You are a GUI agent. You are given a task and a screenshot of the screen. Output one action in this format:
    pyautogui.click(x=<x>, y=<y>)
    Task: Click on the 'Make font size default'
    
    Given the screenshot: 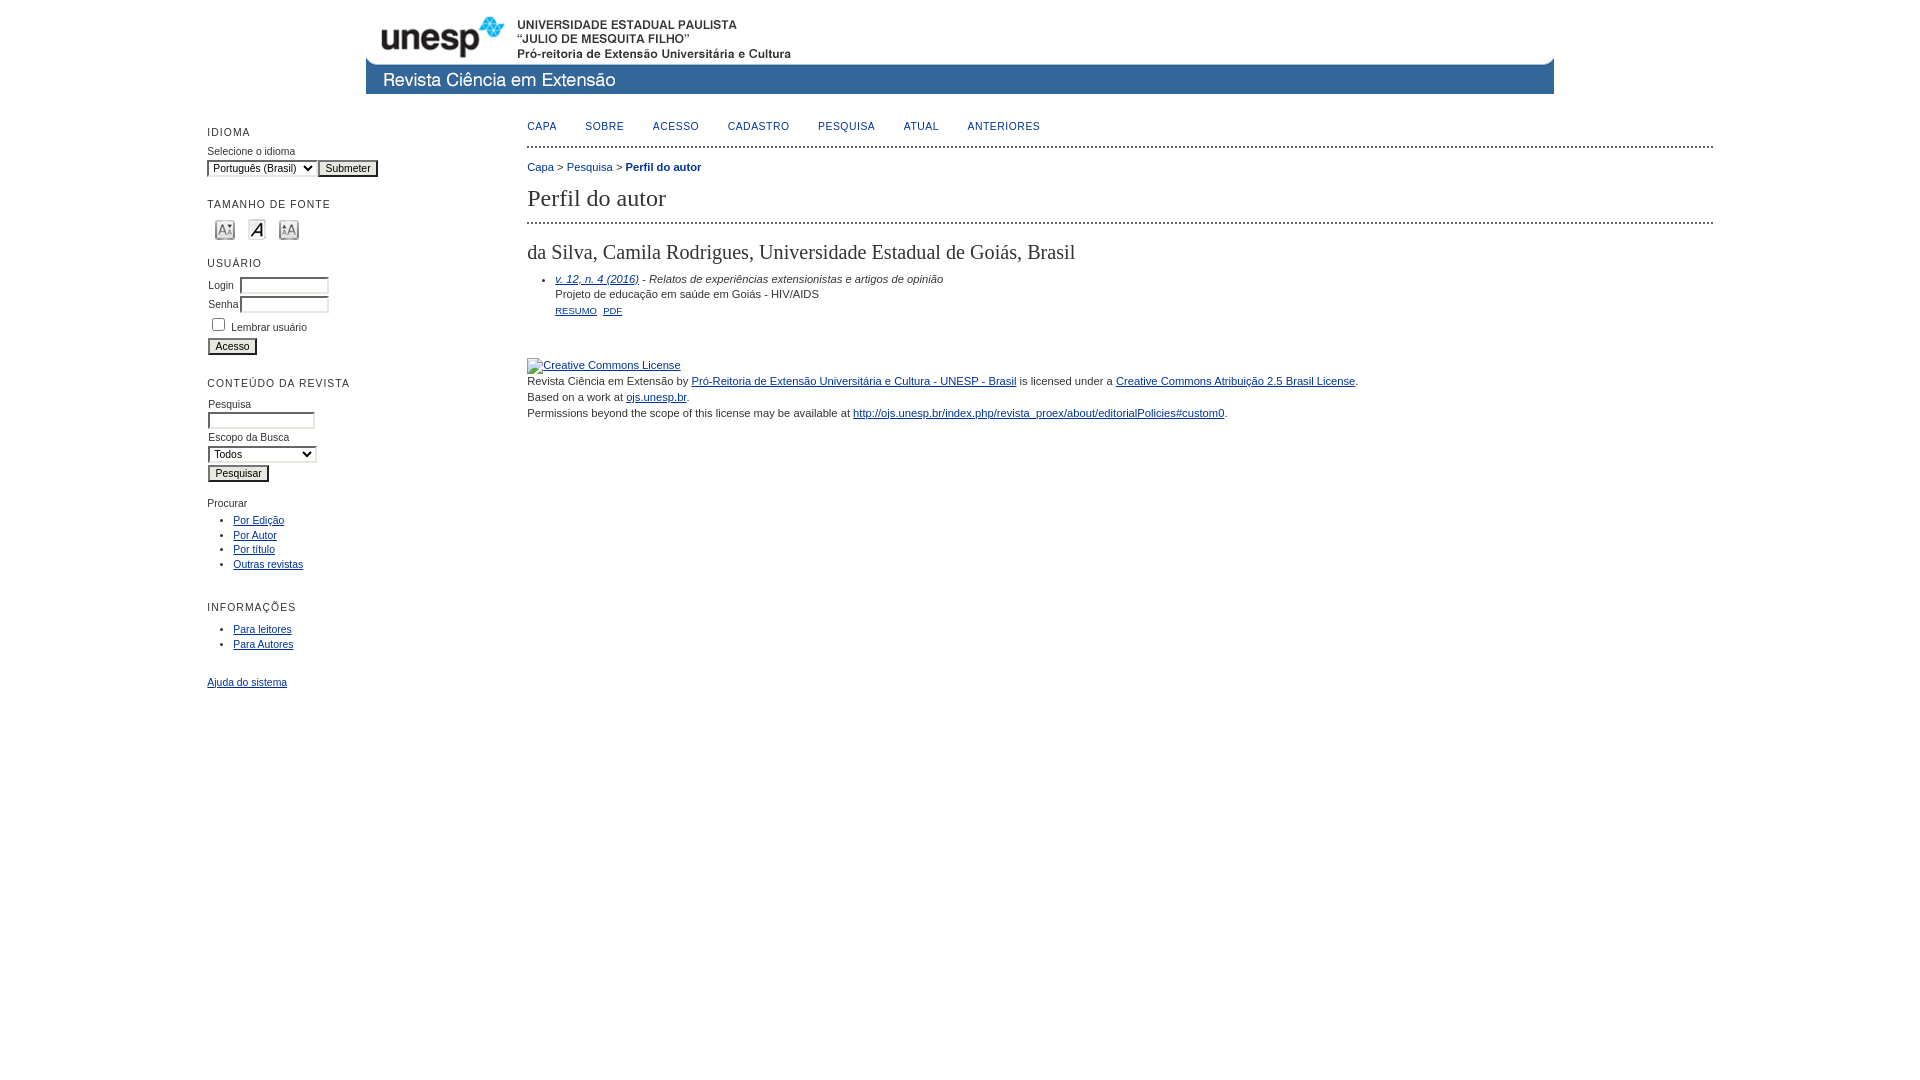 What is the action you would take?
    pyautogui.click(x=256, y=227)
    